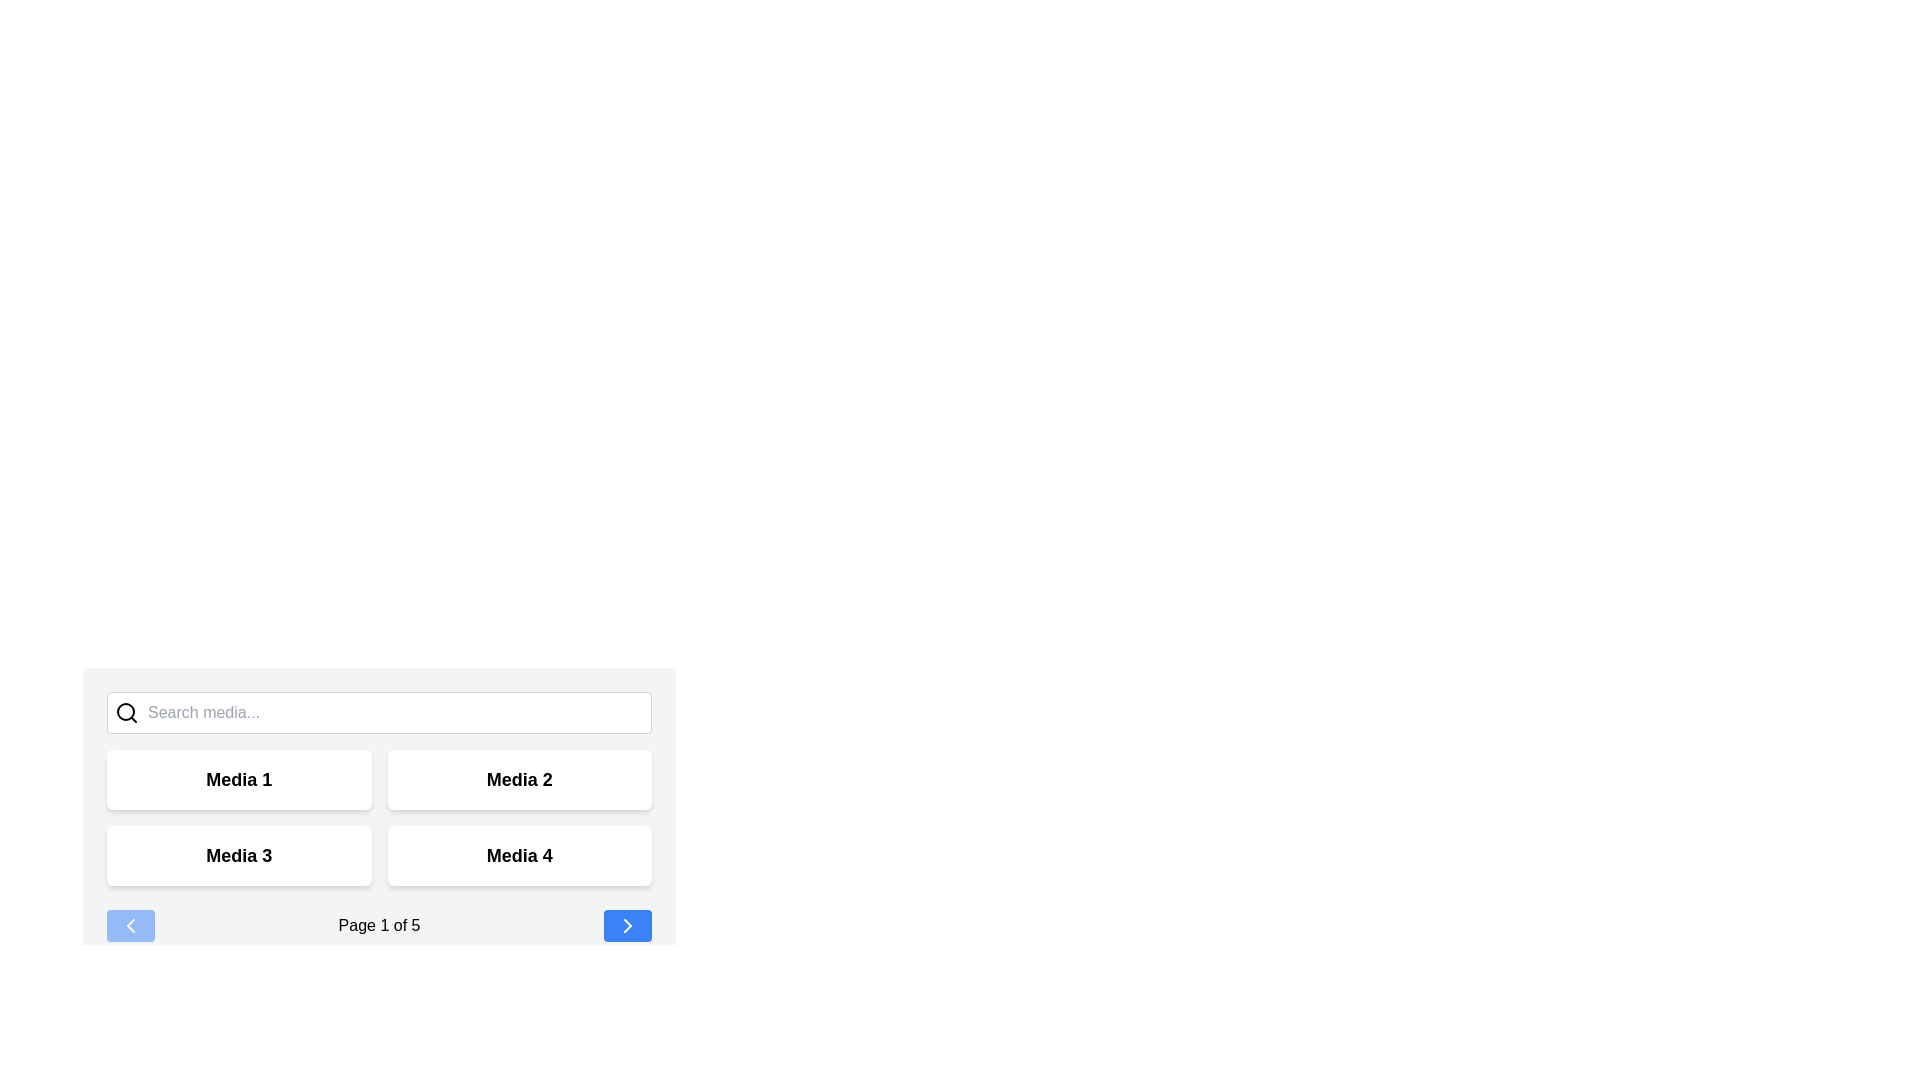 This screenshot has height=1080, width=1920. Describe the element at coordinates (239, 778) in the screenshot. I see `the text label 'Media 1', which serves as a title for its section in the upper-left block of the grid layout` at that location.